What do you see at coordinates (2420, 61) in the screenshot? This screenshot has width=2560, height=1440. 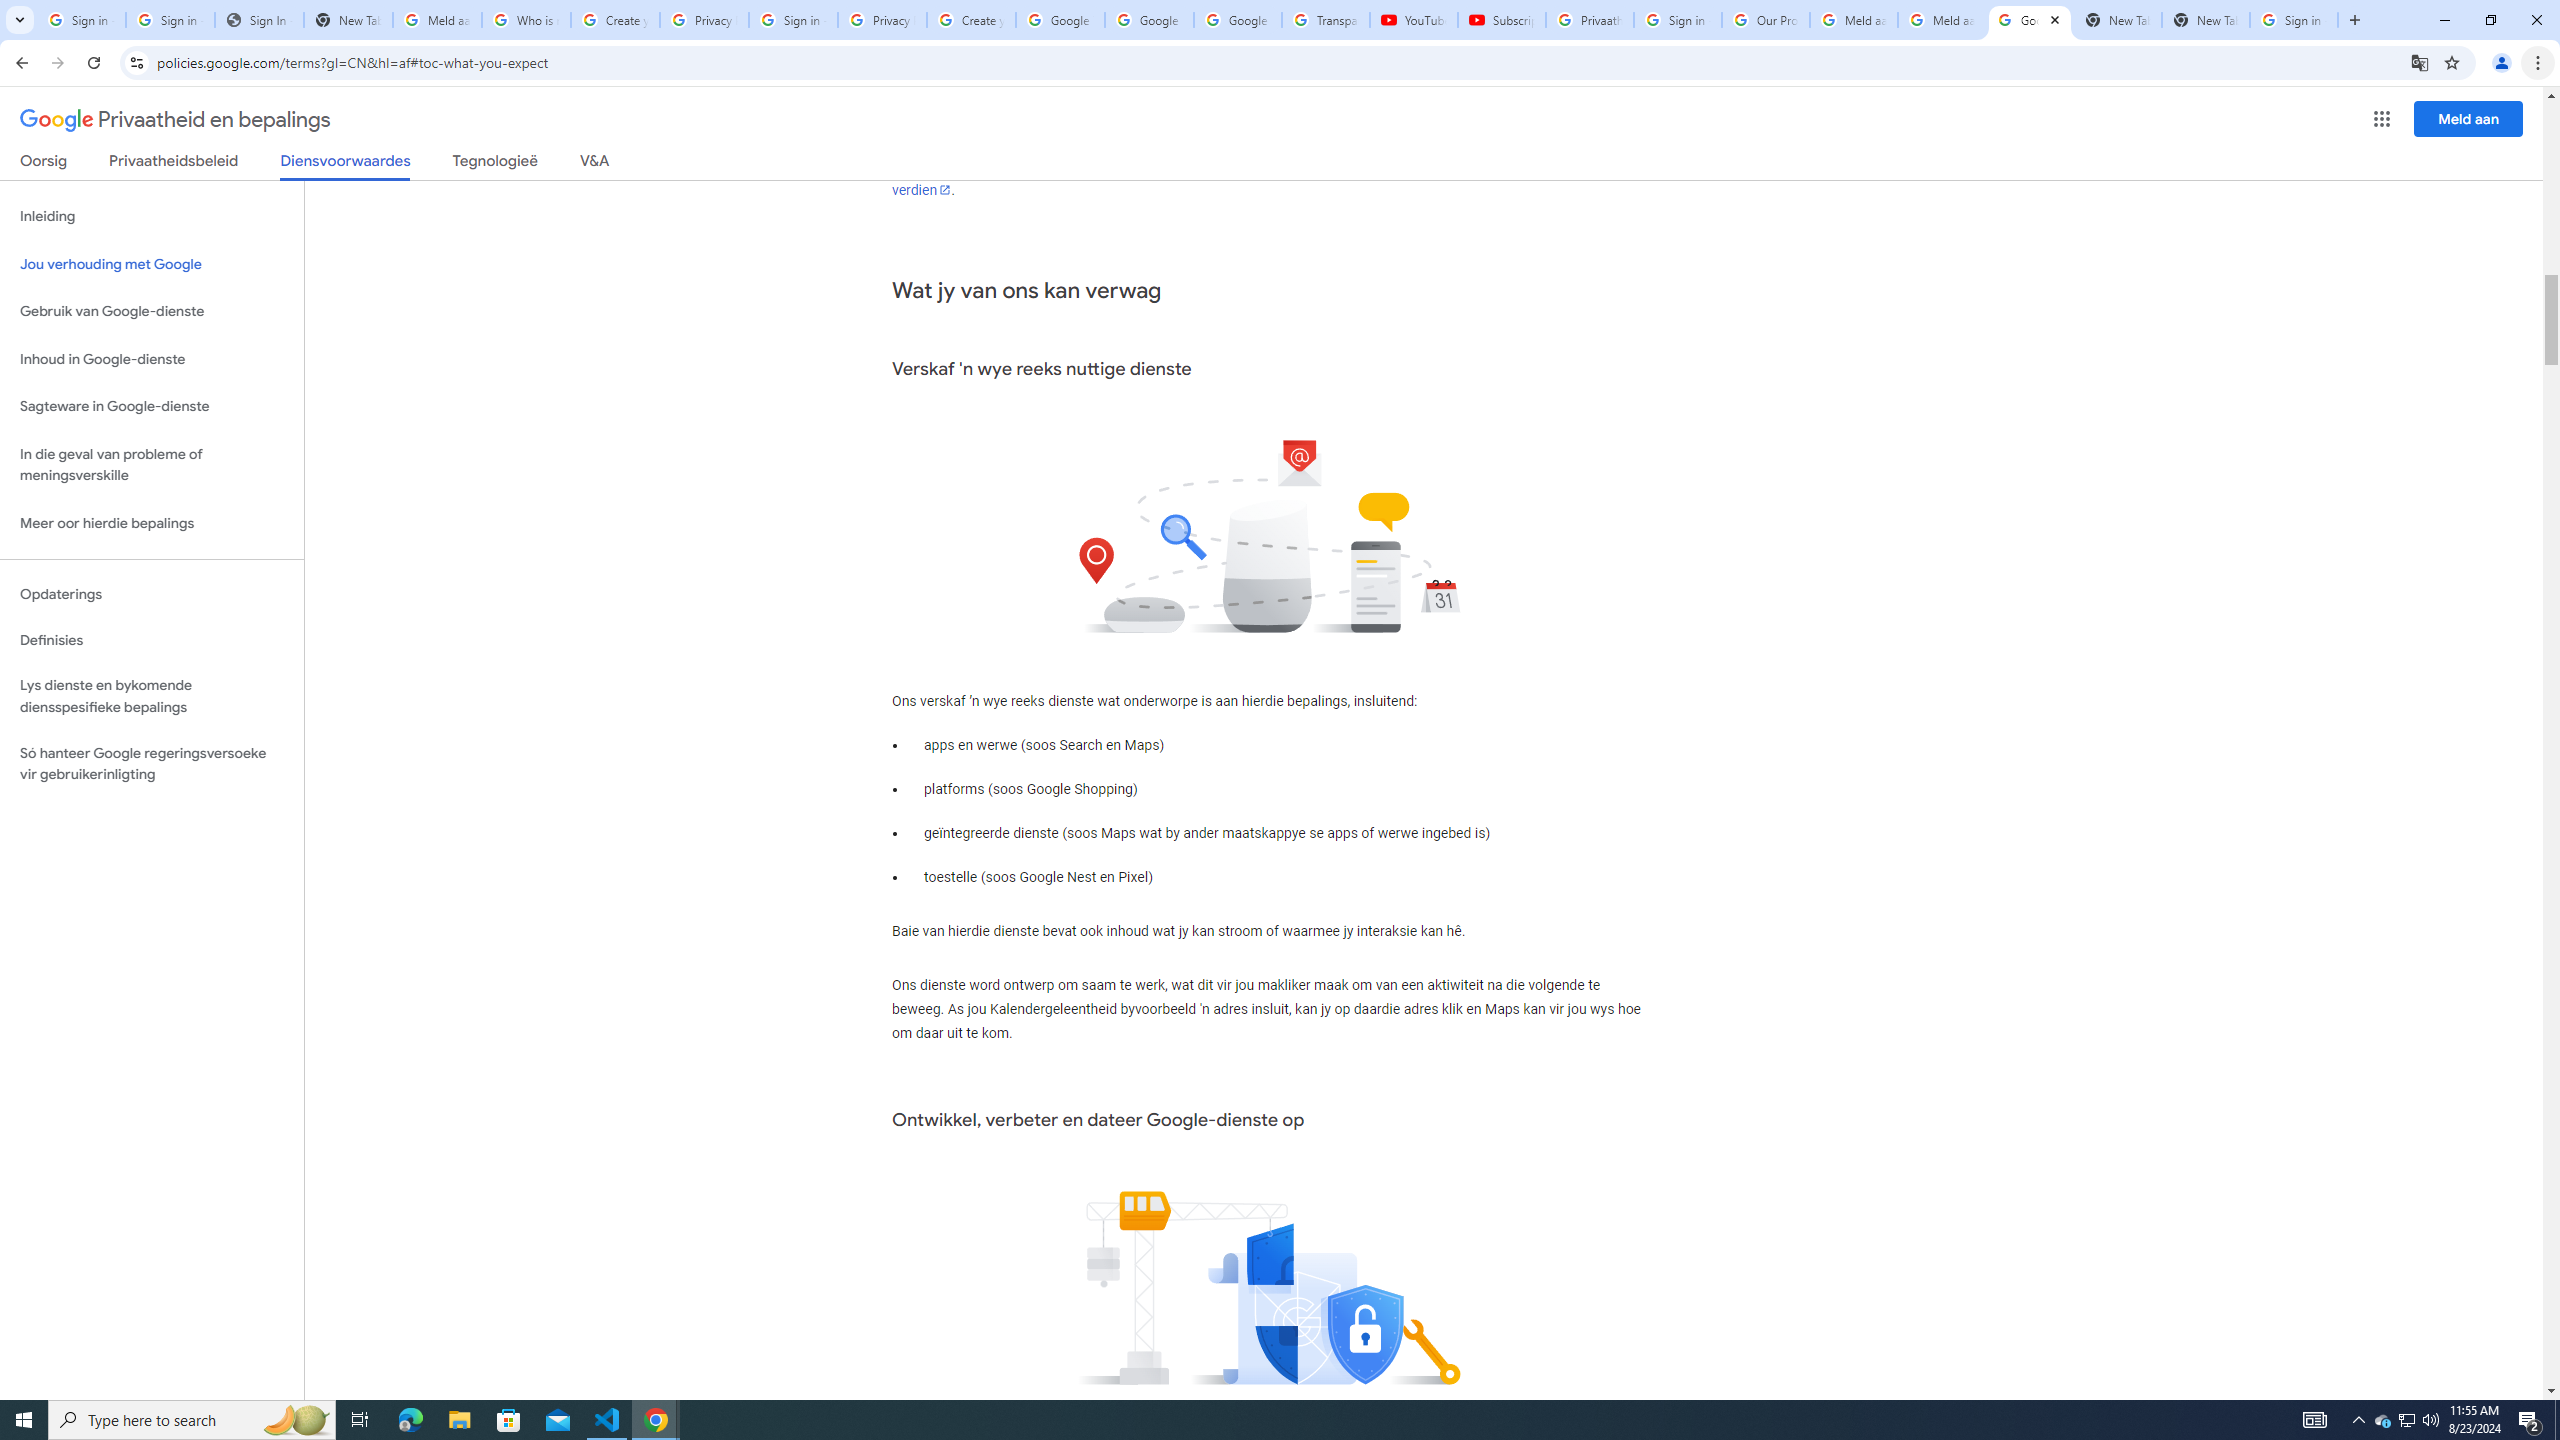 I see `'Translate this page'` at bounding box center [2420, 61].